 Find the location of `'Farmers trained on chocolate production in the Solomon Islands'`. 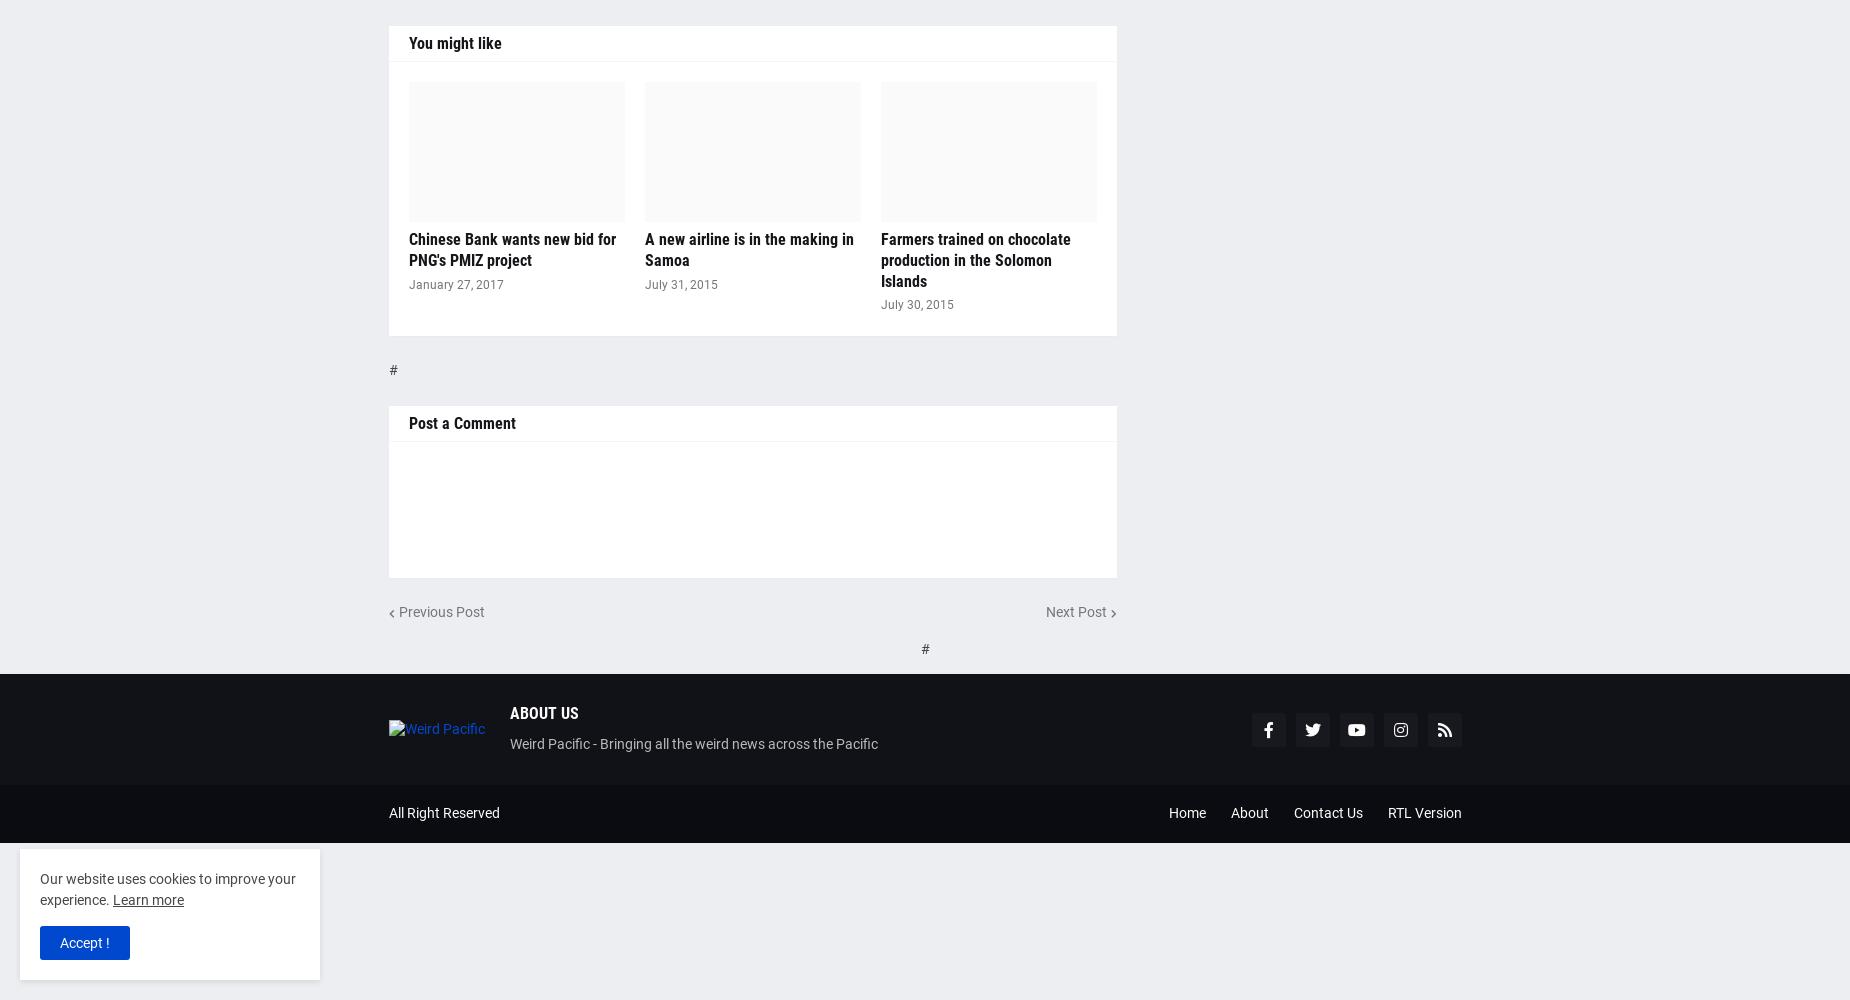

'Farmers trained on chocolate production in the Solomon Islands' is located at coordinates (973, 260).